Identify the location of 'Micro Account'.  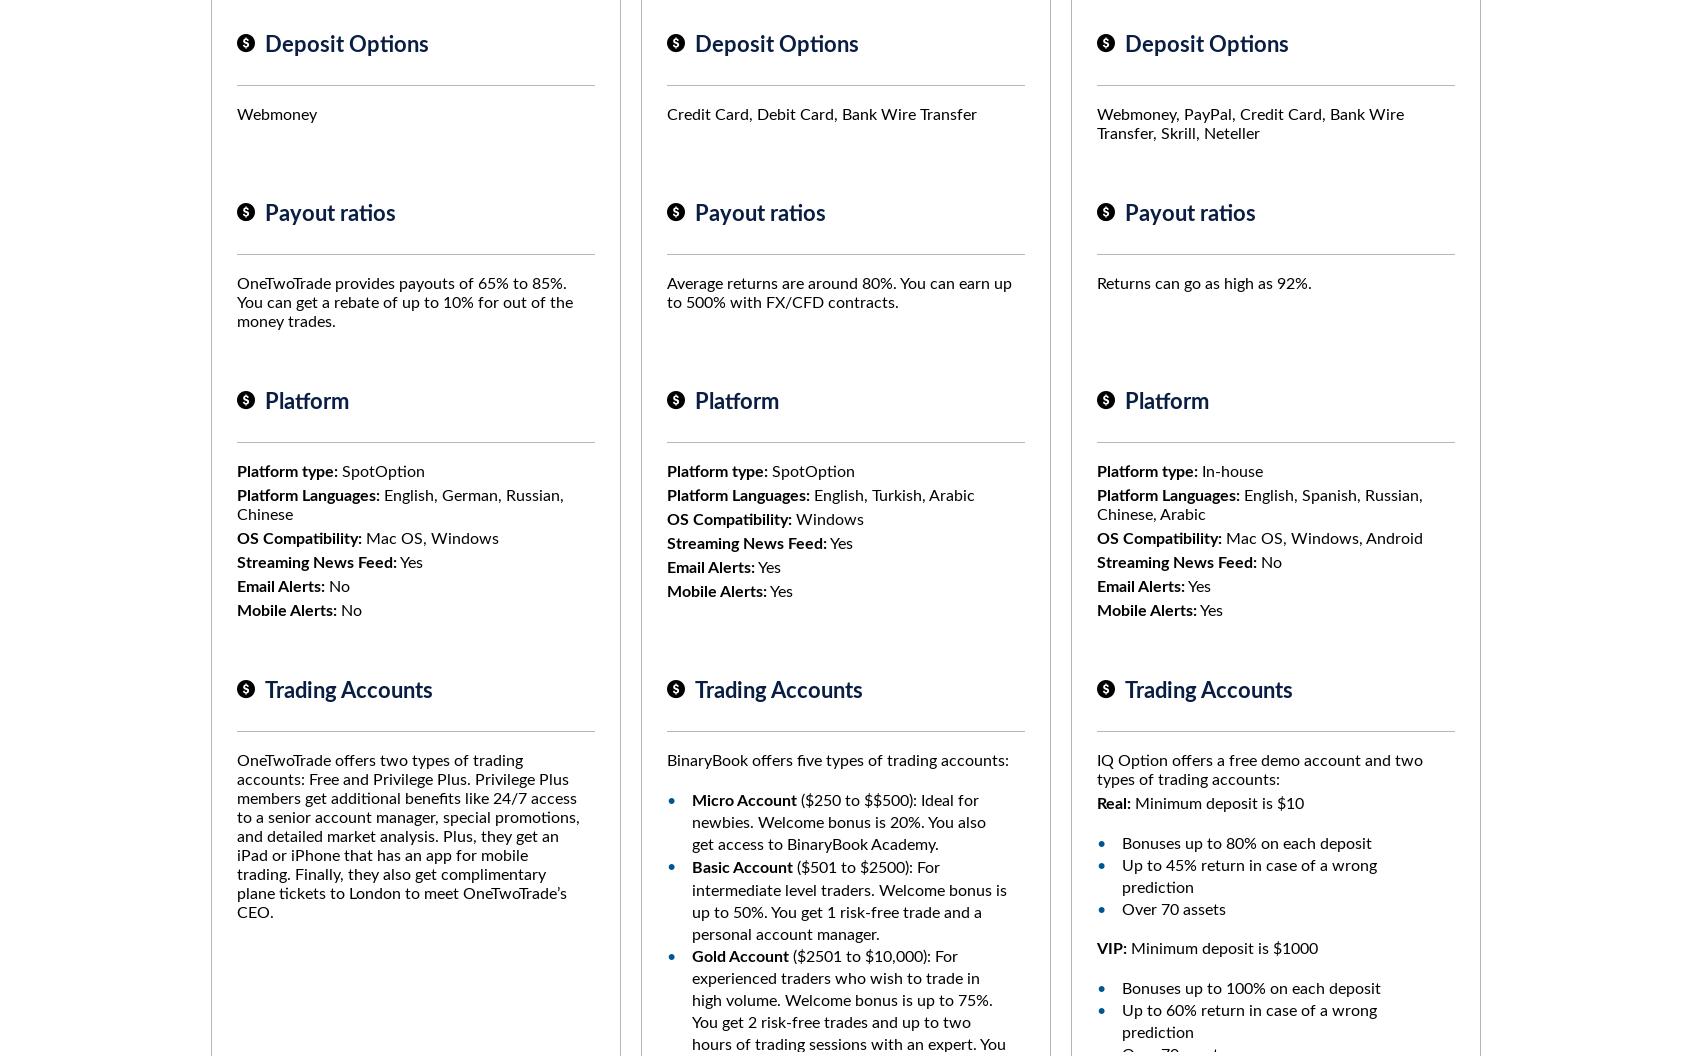
(743, 800).